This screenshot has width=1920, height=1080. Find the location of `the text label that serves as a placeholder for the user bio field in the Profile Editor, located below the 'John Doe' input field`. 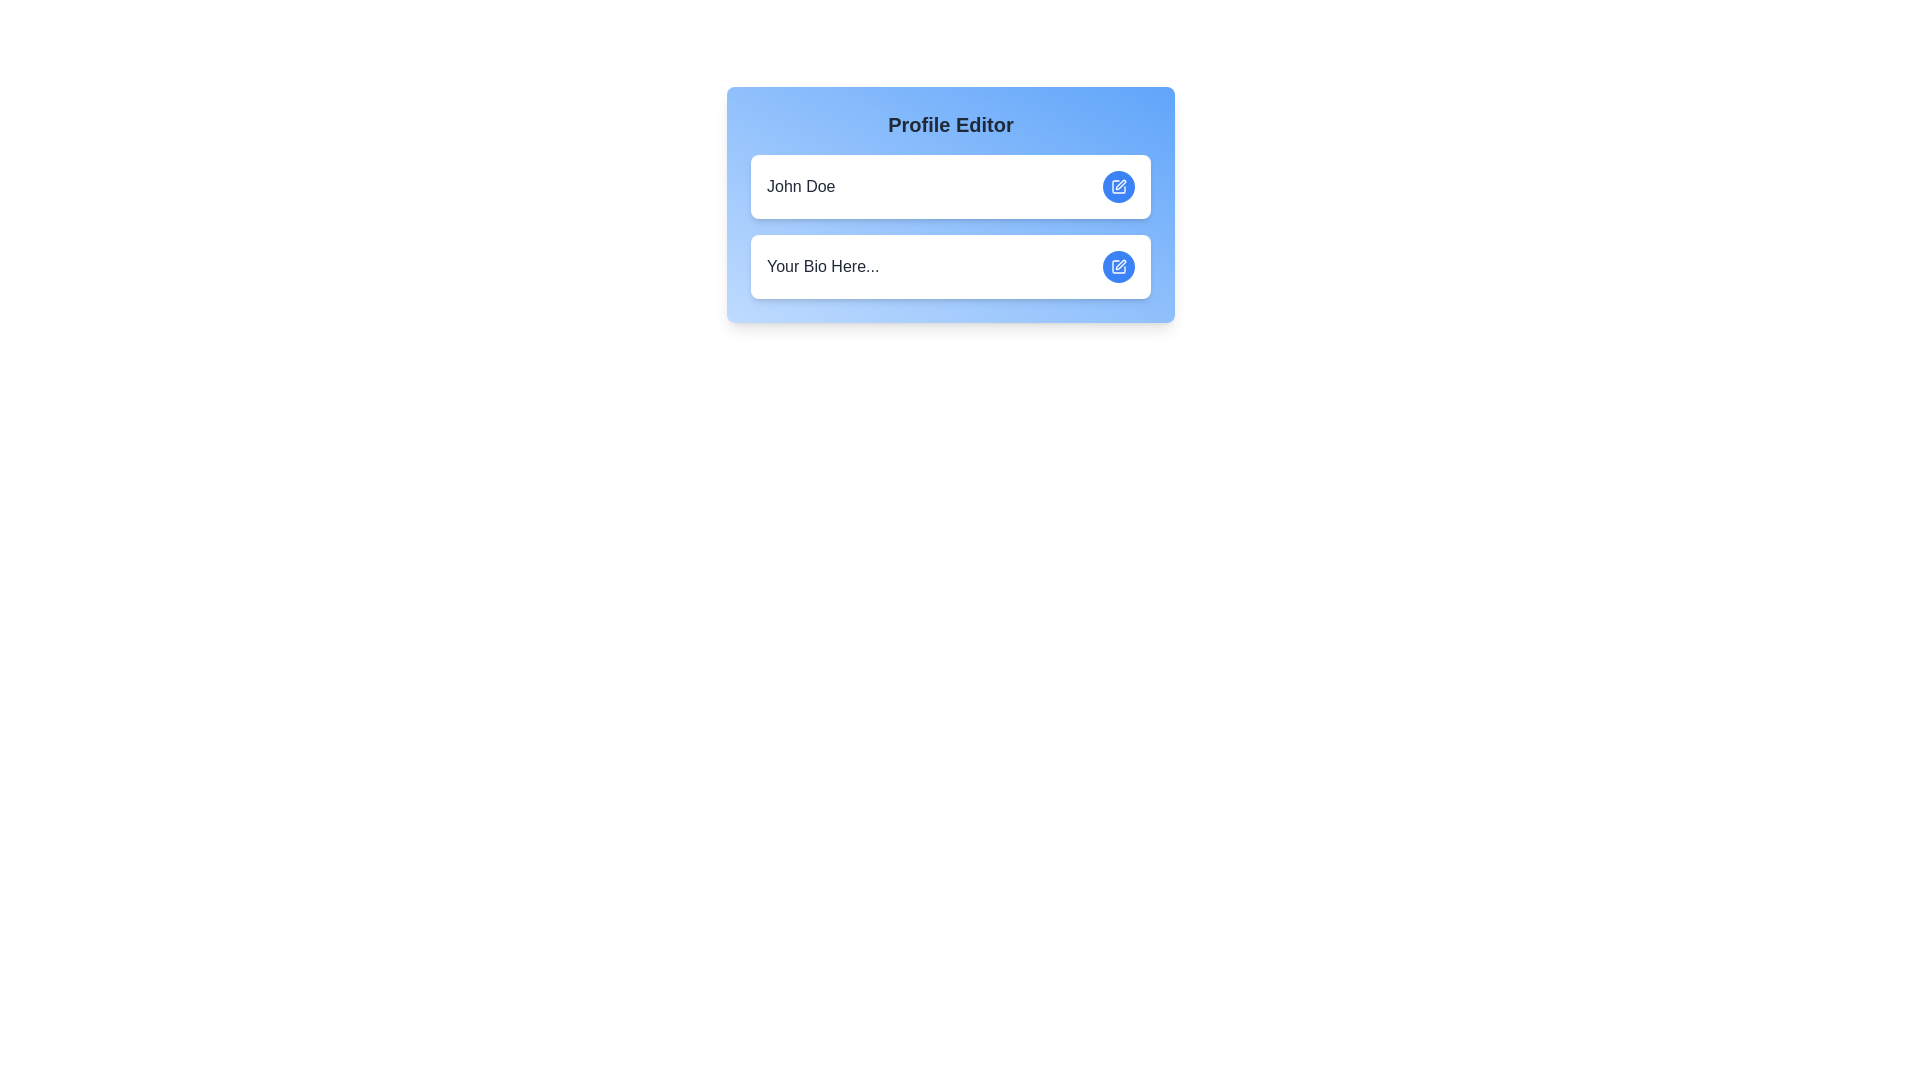

the text label that serves as a placeholder for the user bio field in the Profile Editor, located below the 'John Doe' input field is located at coordinates (823, 265).